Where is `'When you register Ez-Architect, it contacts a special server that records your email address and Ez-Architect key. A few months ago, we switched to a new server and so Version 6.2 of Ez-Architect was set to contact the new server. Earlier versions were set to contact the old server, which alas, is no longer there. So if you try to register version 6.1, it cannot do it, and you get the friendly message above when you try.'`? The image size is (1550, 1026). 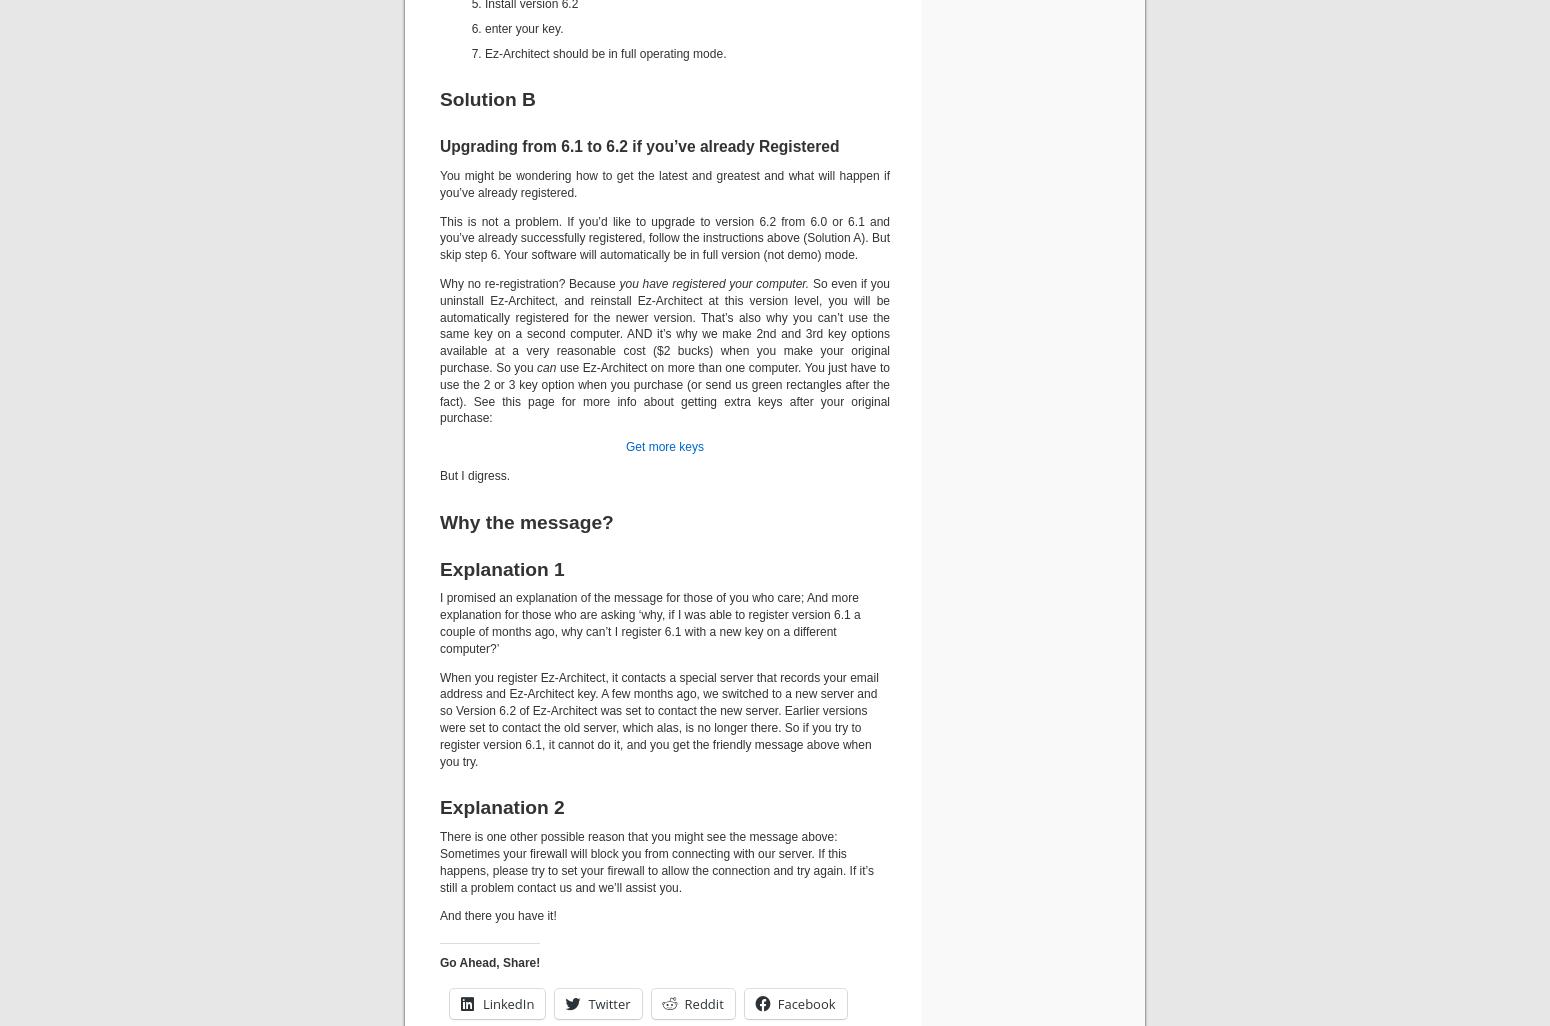 'When you register Ez-Architect, it contacts a special server that records your email address and Ez-Architect key. A few months ago, we switched to a new server and so Version 6.2 of Ez-Architect was set to contact the new server. Earlier versions were set to contact the old server, which alas, is no longer there. So if you try to register version 6.1, it cannot do it, and you get the friendly message above when you try.' is located at coordinates (440, 719).